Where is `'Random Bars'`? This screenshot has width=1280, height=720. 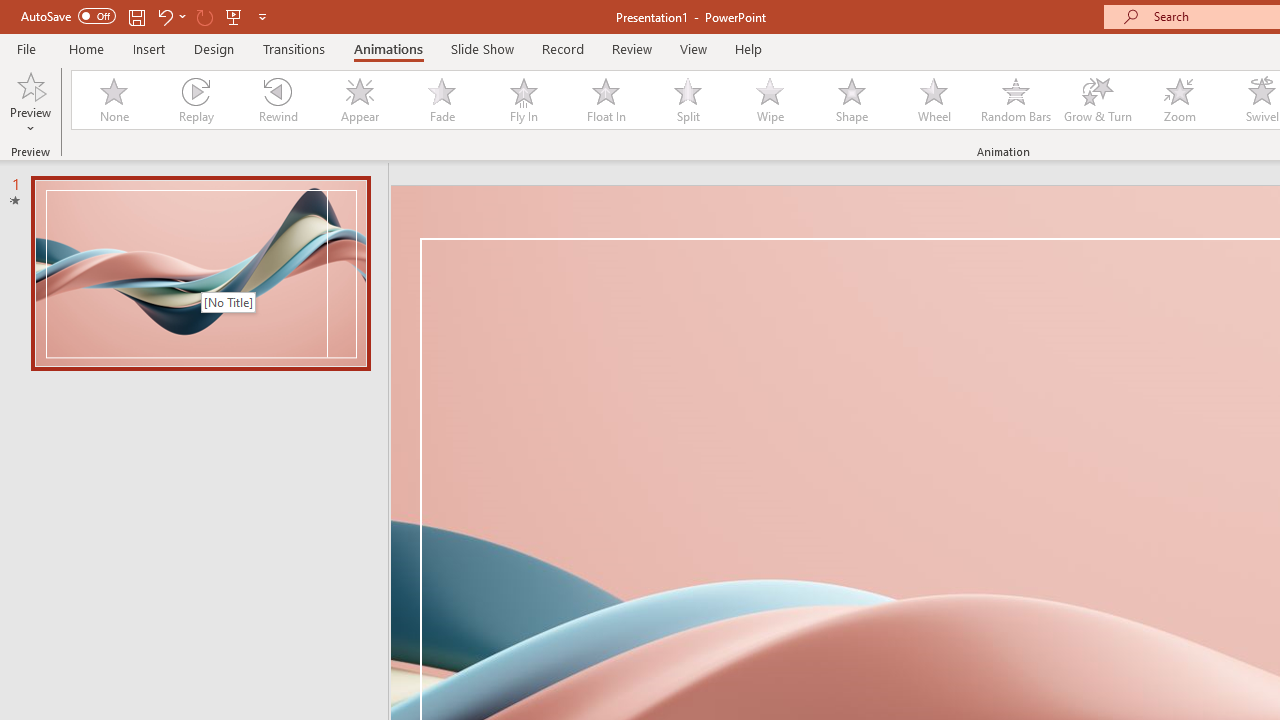 'Random Bars' is located at coordinates (1016, 100).